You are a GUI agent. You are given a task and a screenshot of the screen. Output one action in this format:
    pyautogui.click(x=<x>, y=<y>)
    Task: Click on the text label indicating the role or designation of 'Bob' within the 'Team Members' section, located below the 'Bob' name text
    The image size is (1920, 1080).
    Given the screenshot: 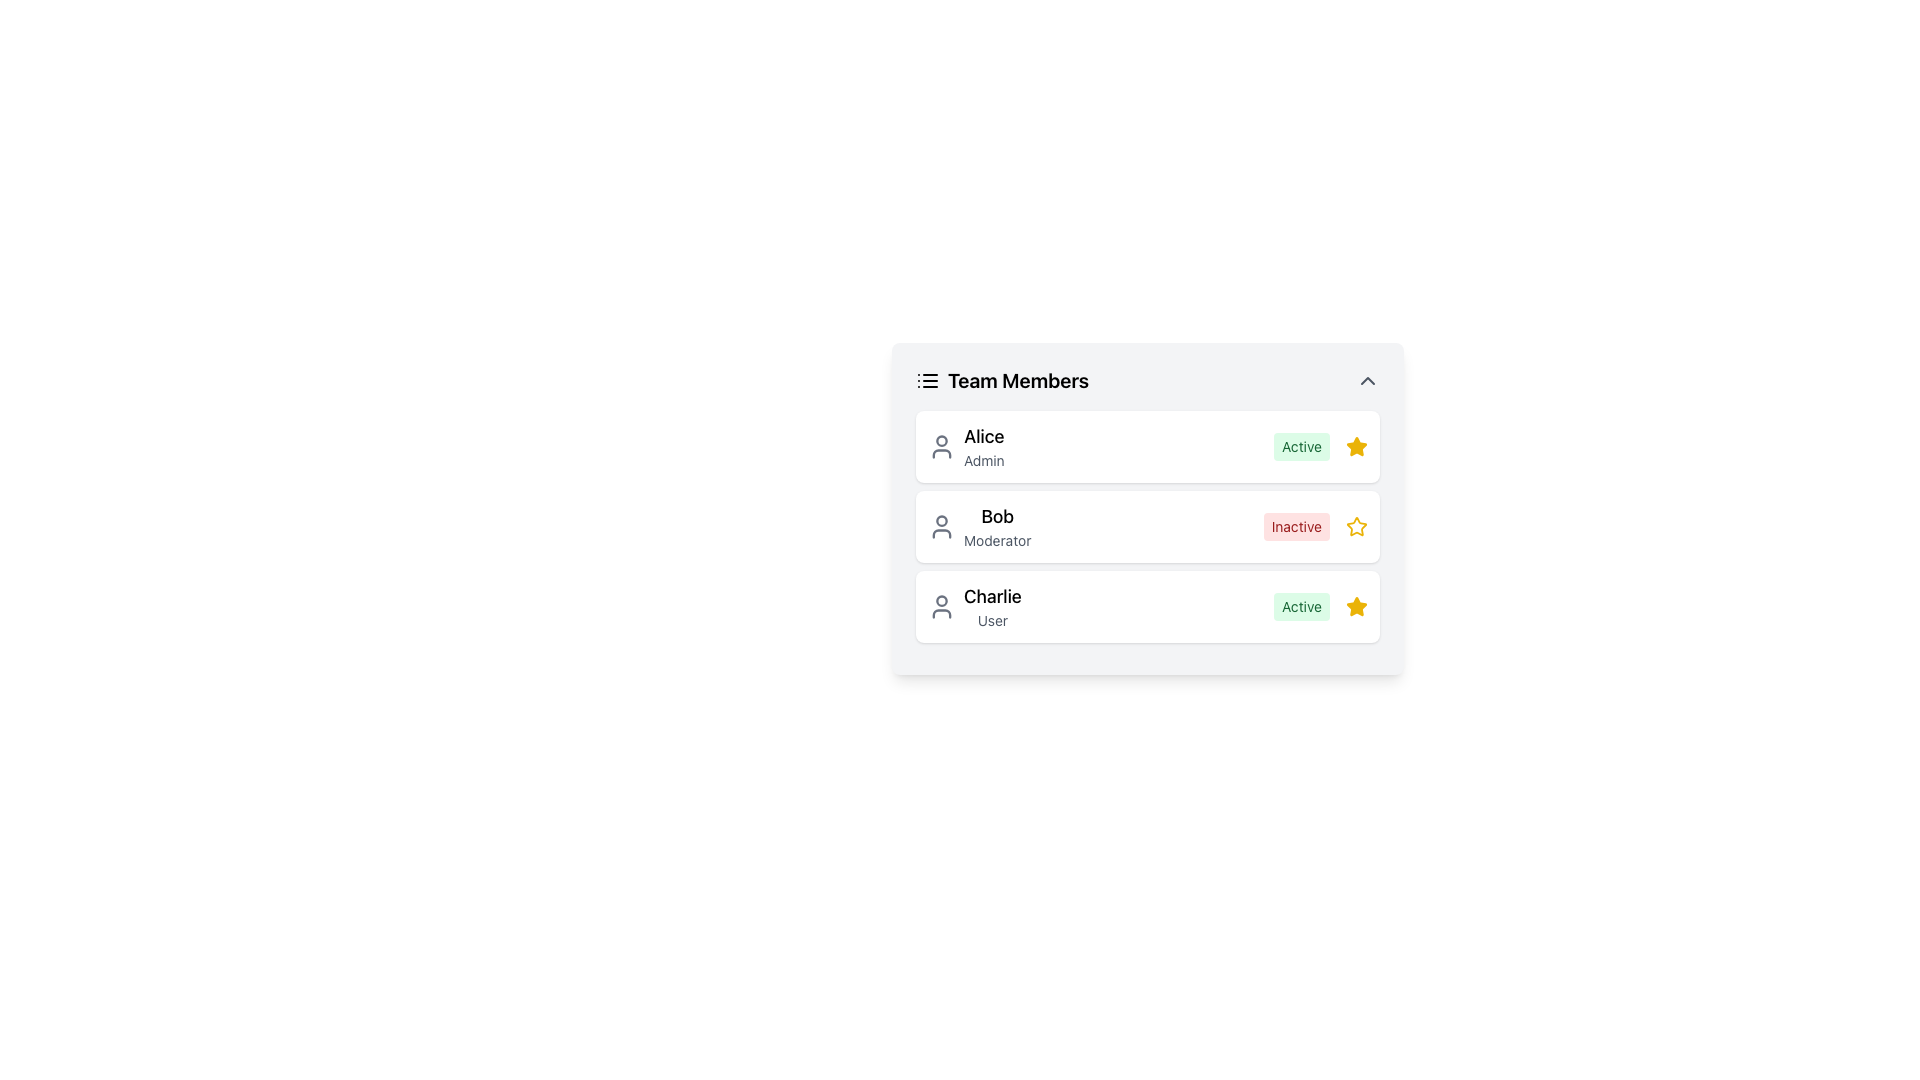 What is the action you would take?
    pyautogui.click(x=997, y=540)
    